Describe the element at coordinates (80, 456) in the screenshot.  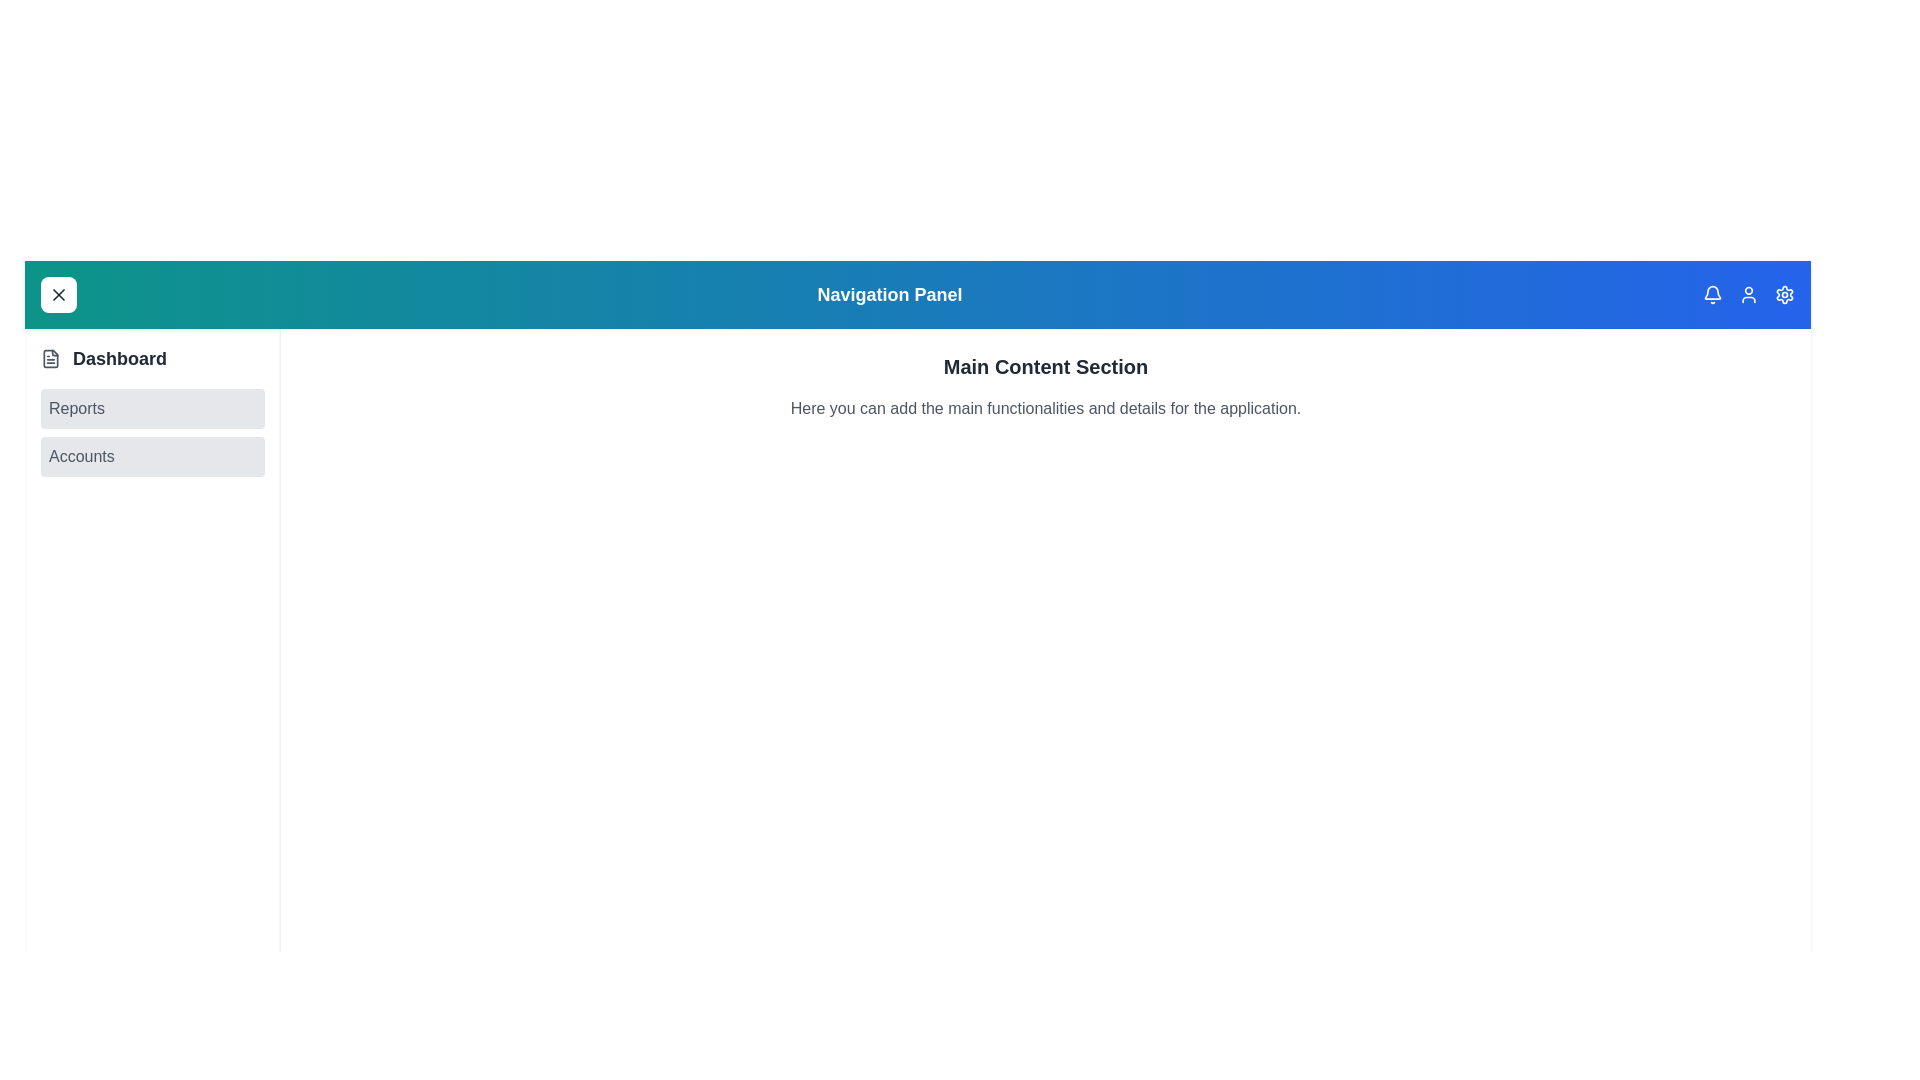
I see `the 'Accounts' text label within the sidebar menu` at that location.